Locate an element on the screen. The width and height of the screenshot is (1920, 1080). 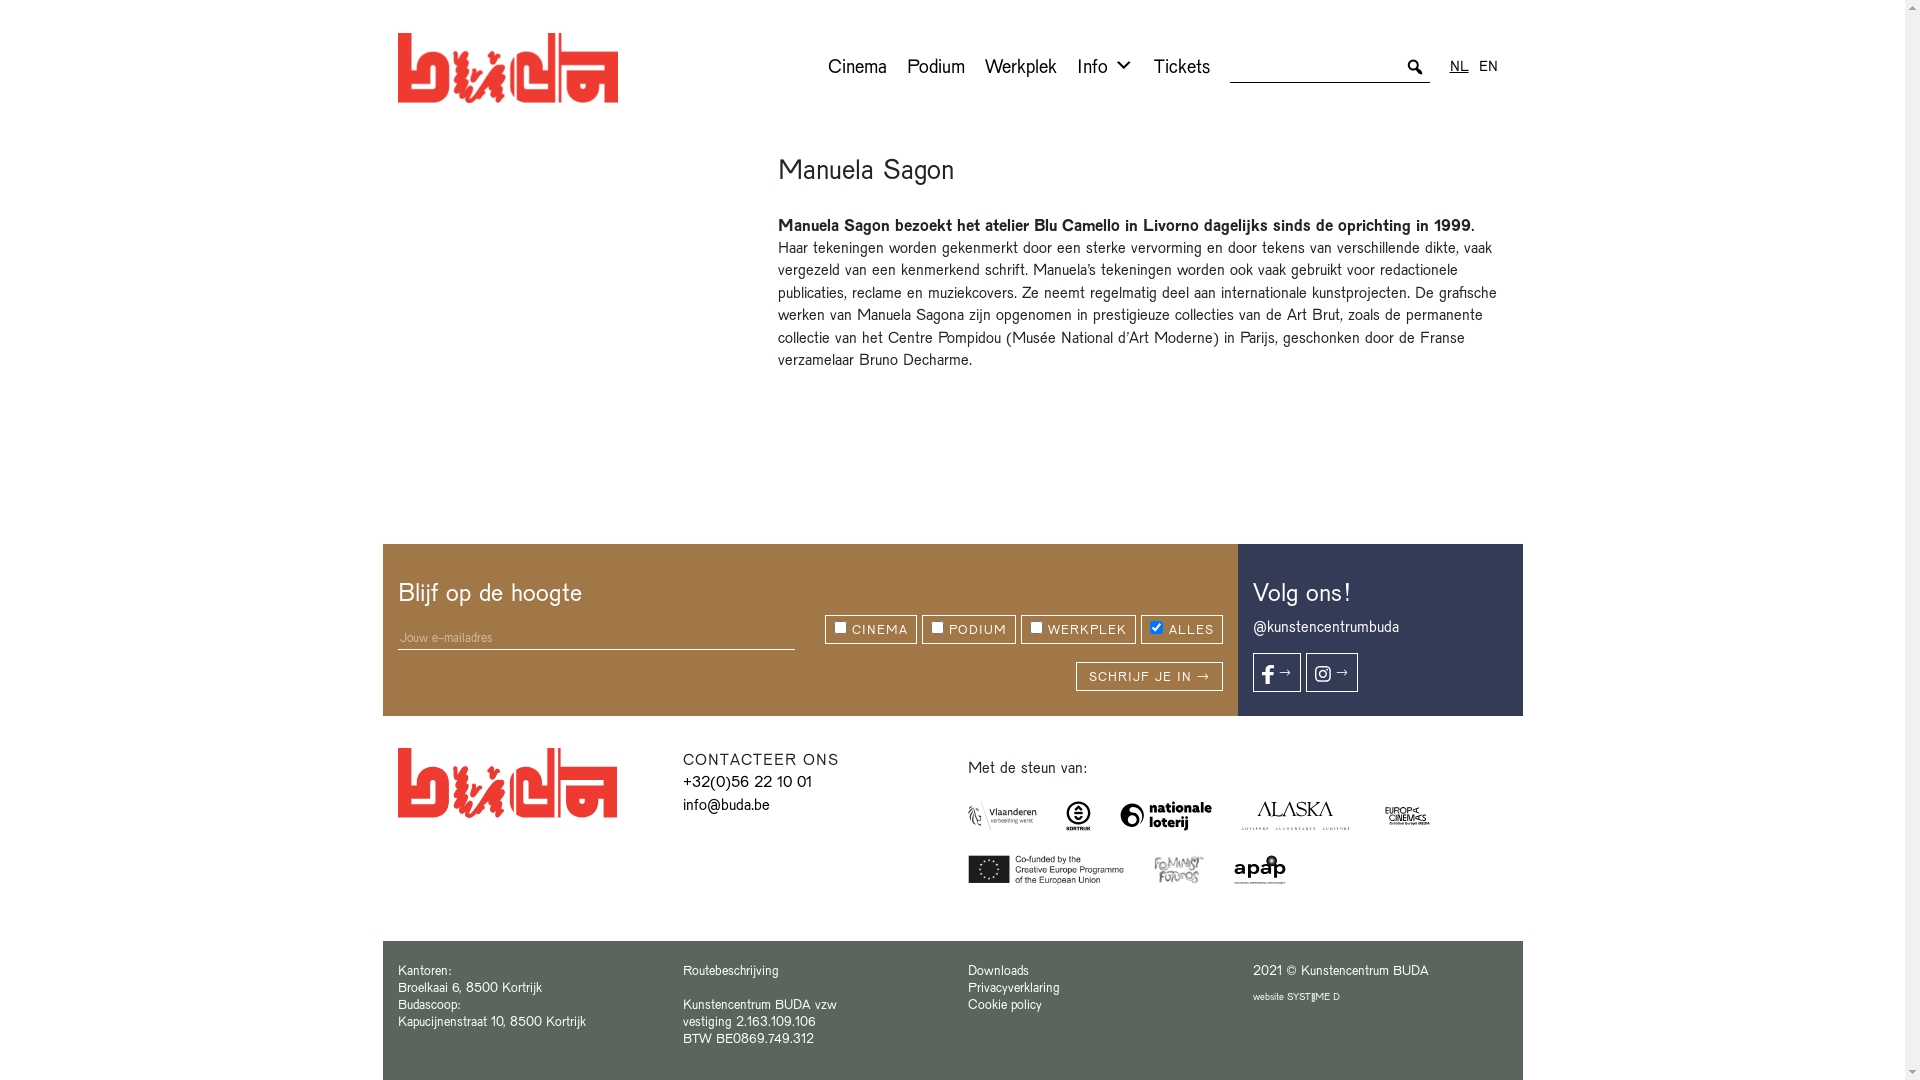
'Cookie policy' is located at coordinates (968, 1003).